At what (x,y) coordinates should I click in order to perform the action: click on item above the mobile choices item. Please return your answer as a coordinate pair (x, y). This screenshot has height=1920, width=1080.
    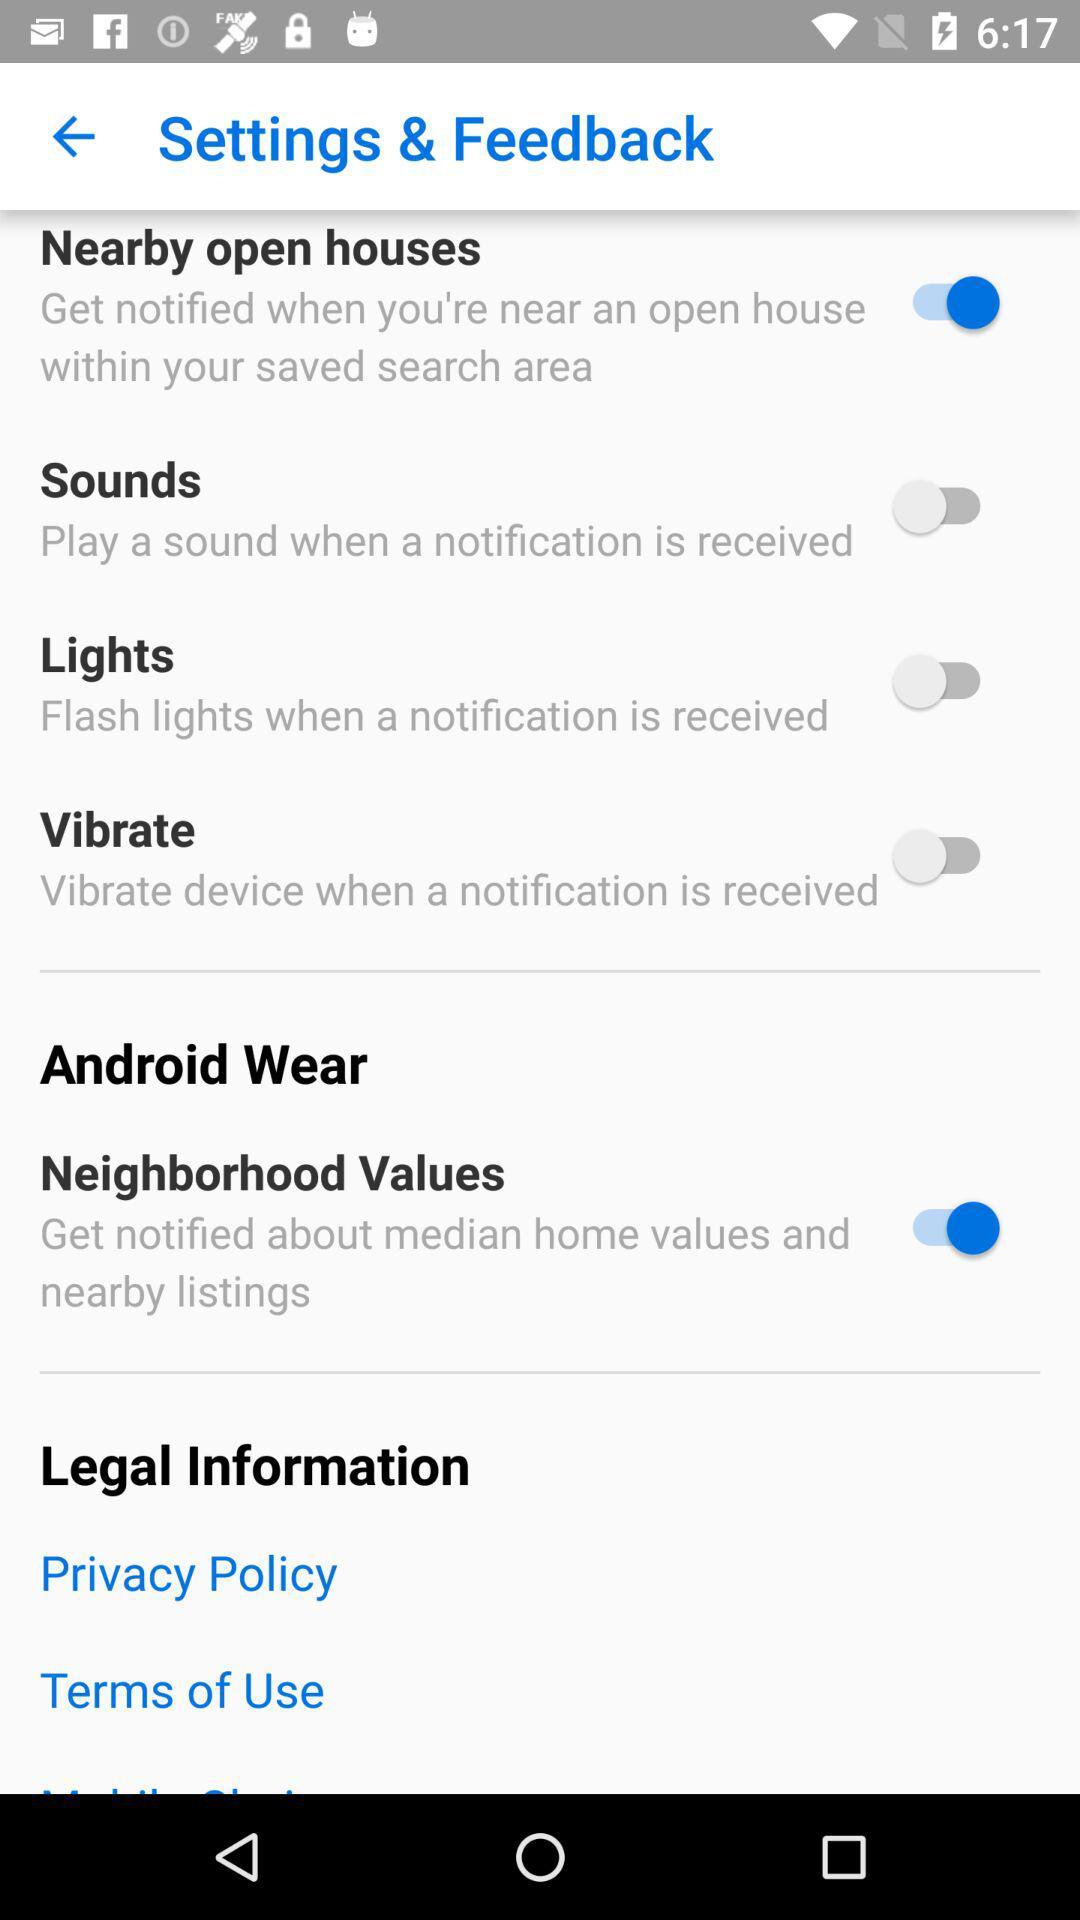
    Looking at the image, I should click on (540, 1714).